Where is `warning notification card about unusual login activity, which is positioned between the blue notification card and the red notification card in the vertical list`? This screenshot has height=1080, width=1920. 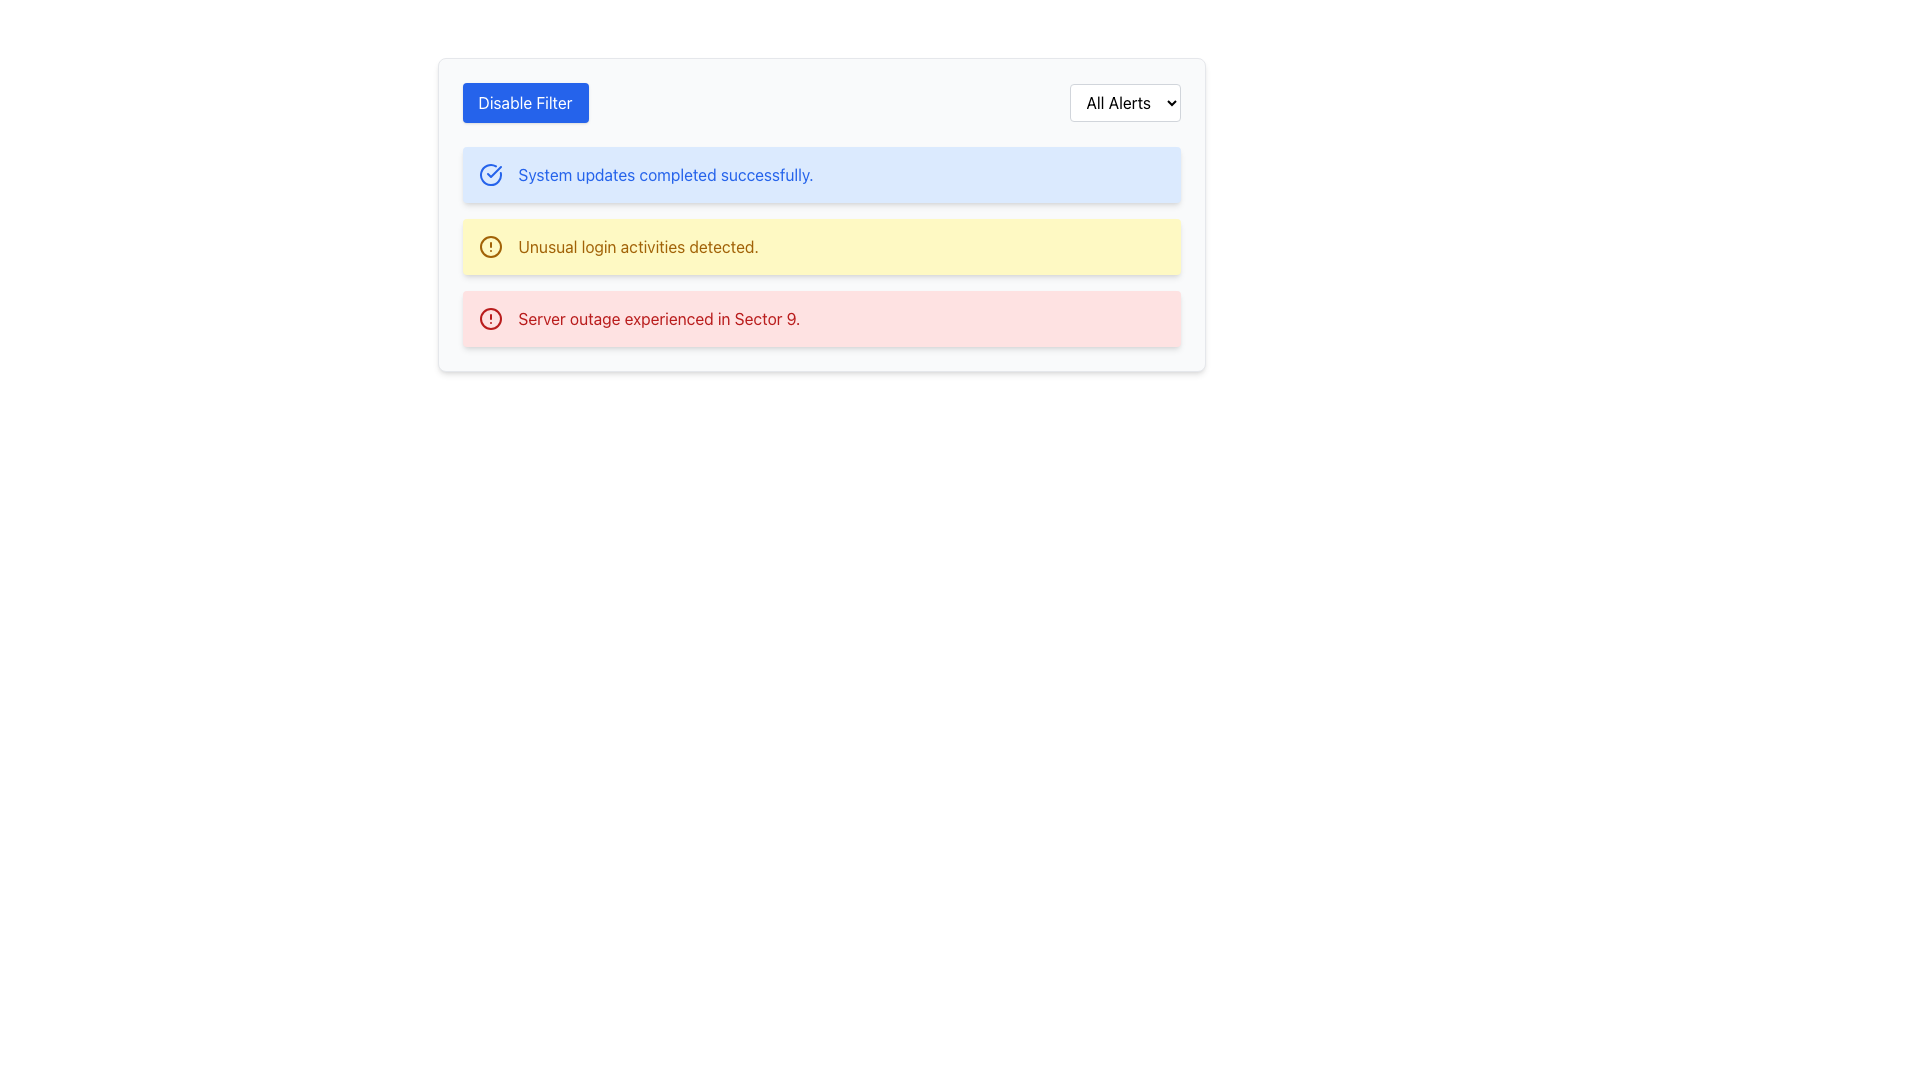 warning notification card about unusual login activity, which is positioned between the blue notification card and the red notification card in the vertical list is located at coordinates (821, 245).